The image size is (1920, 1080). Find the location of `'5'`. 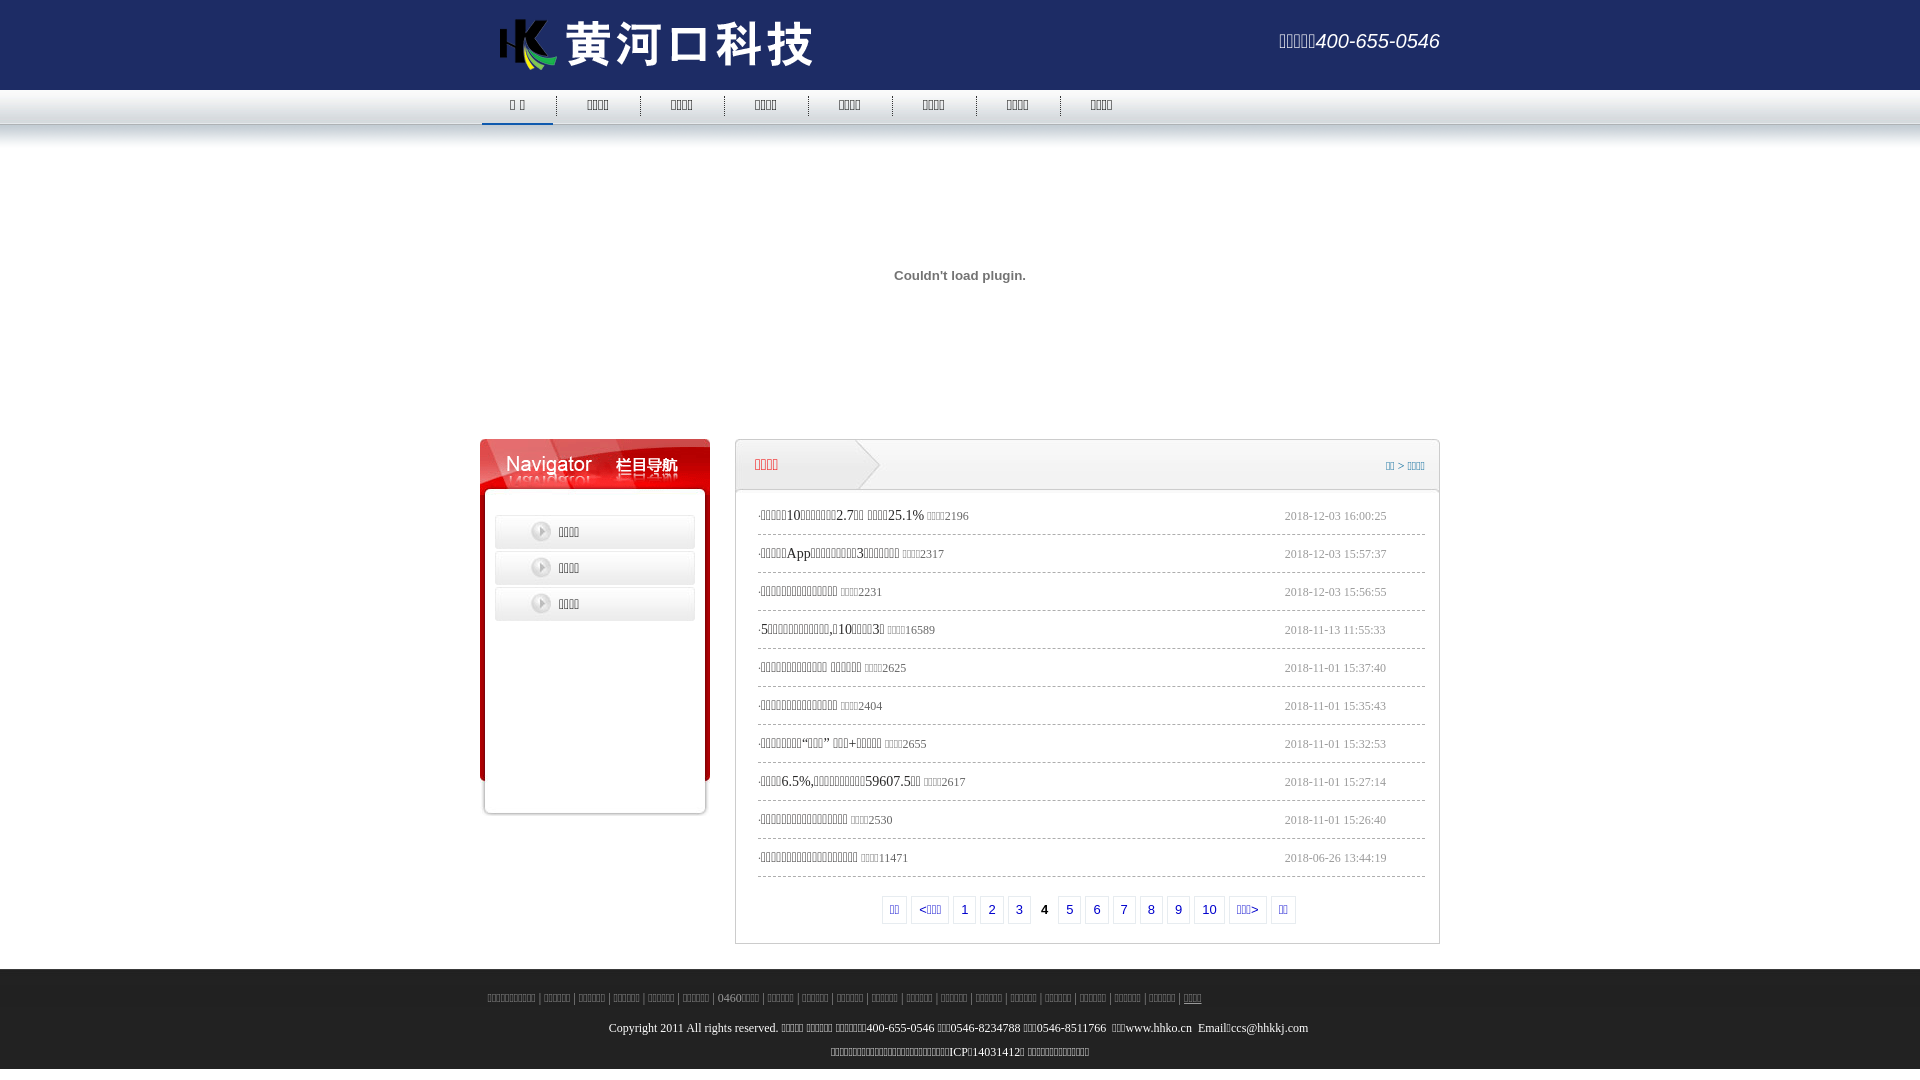

'5' is located at coordinates (1068, 910).